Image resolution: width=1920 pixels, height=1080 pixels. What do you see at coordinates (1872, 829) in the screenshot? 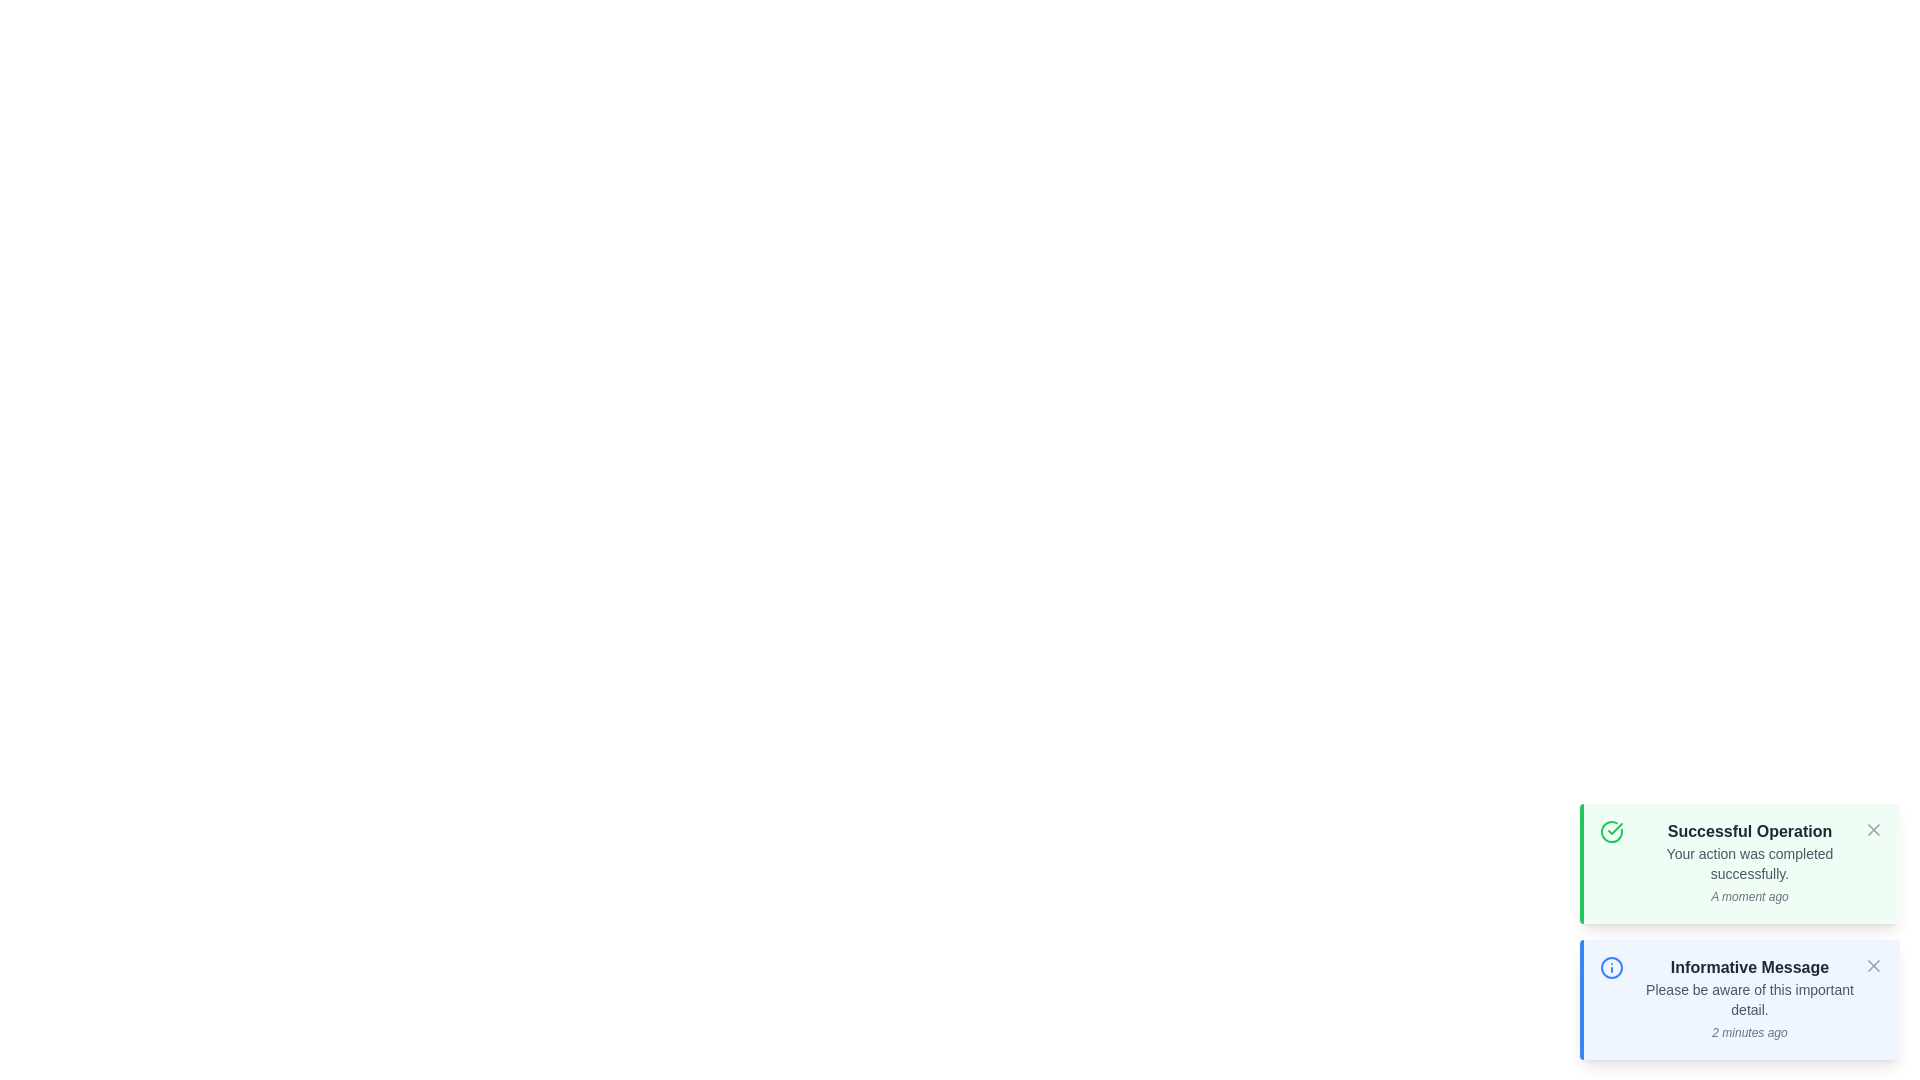
I see `close button of the notification to dismiss it` at bounding box center [1872, 829].